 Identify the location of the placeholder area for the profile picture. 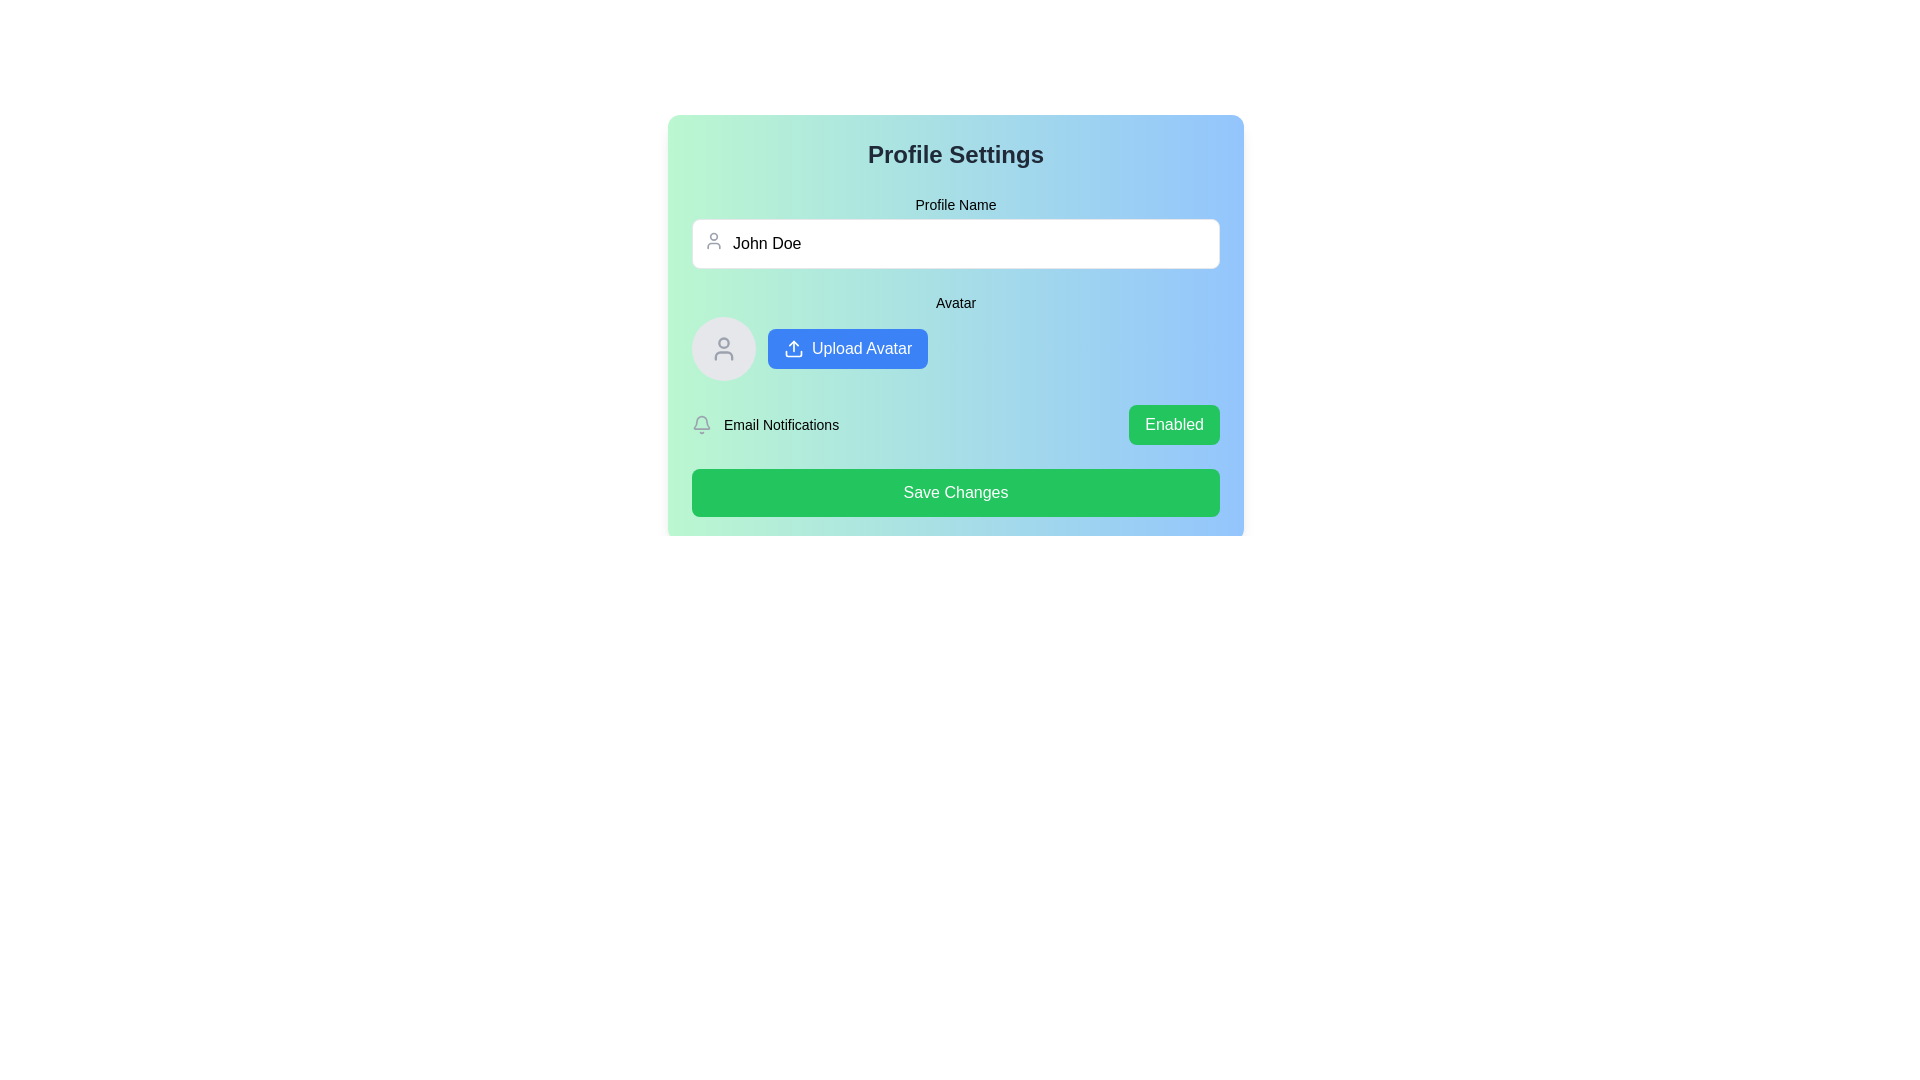
(723, 347).